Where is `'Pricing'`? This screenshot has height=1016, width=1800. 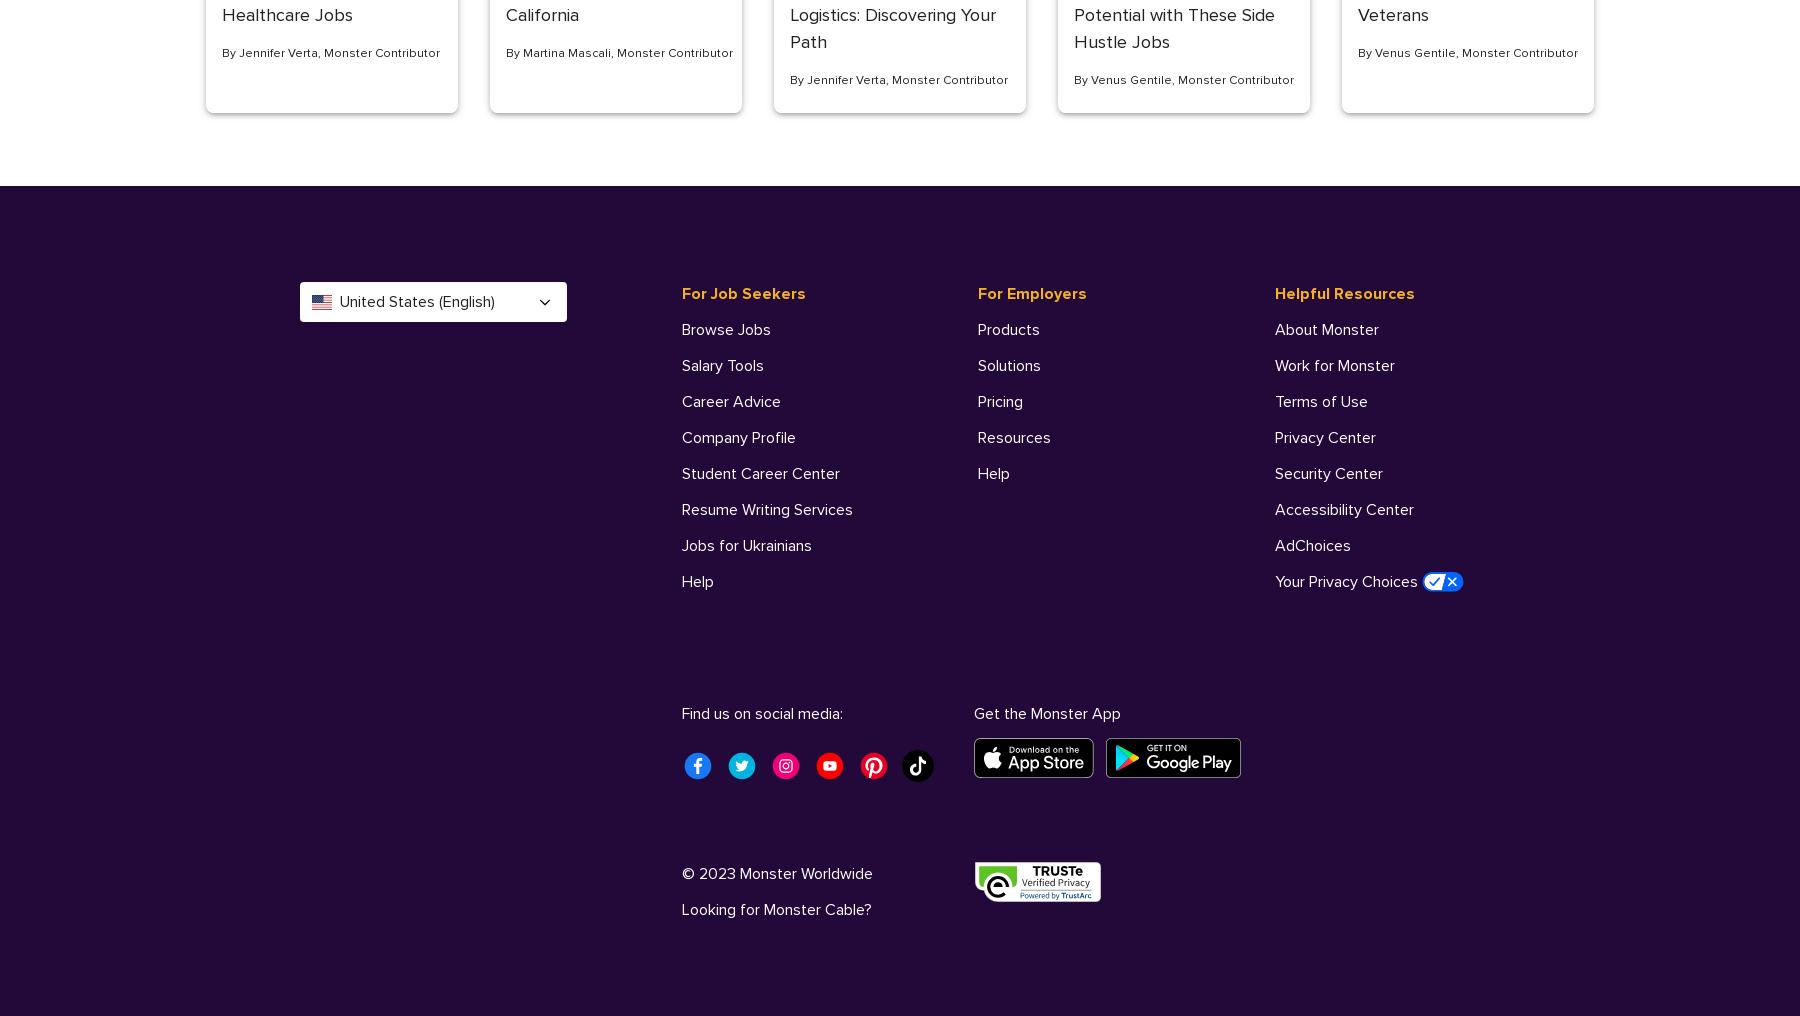 'Pricing' is located at coordinates (999, 401).